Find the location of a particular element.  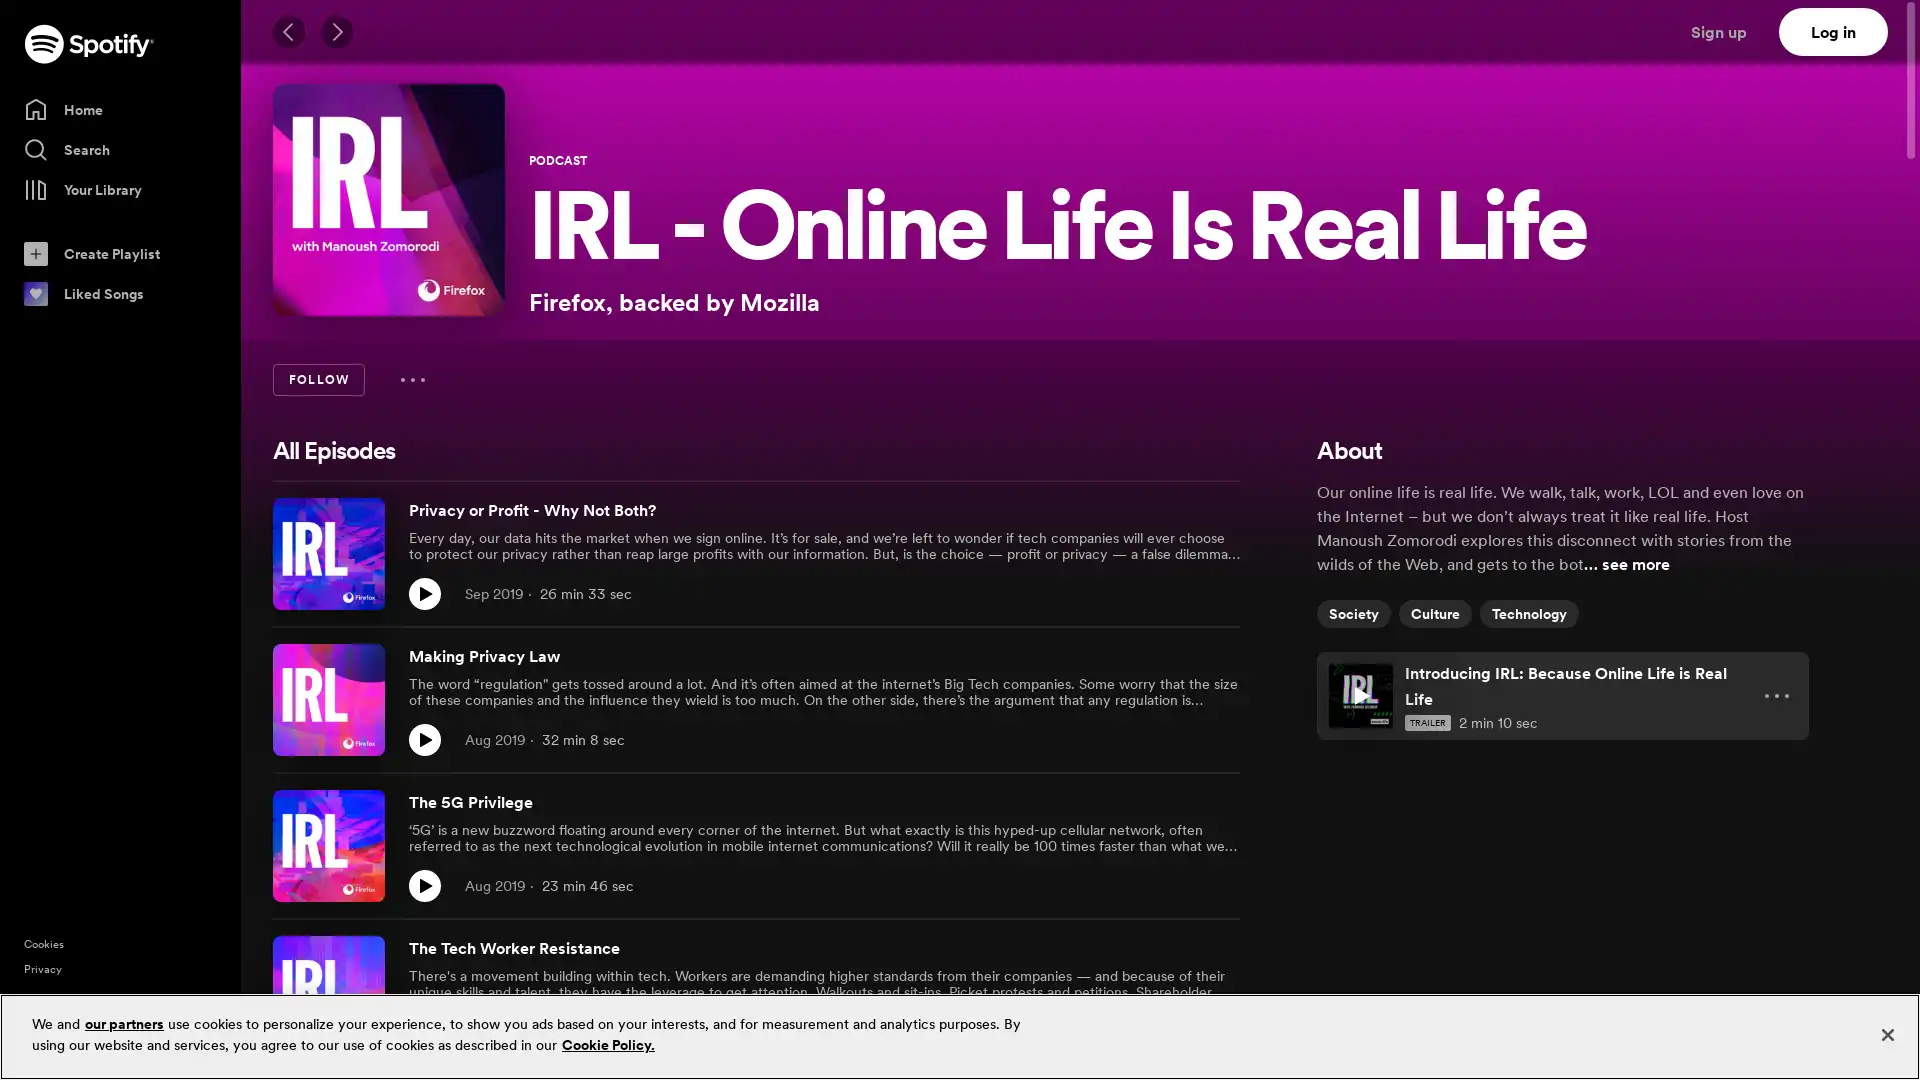

Sign up is located at coordinates (1730, 31).